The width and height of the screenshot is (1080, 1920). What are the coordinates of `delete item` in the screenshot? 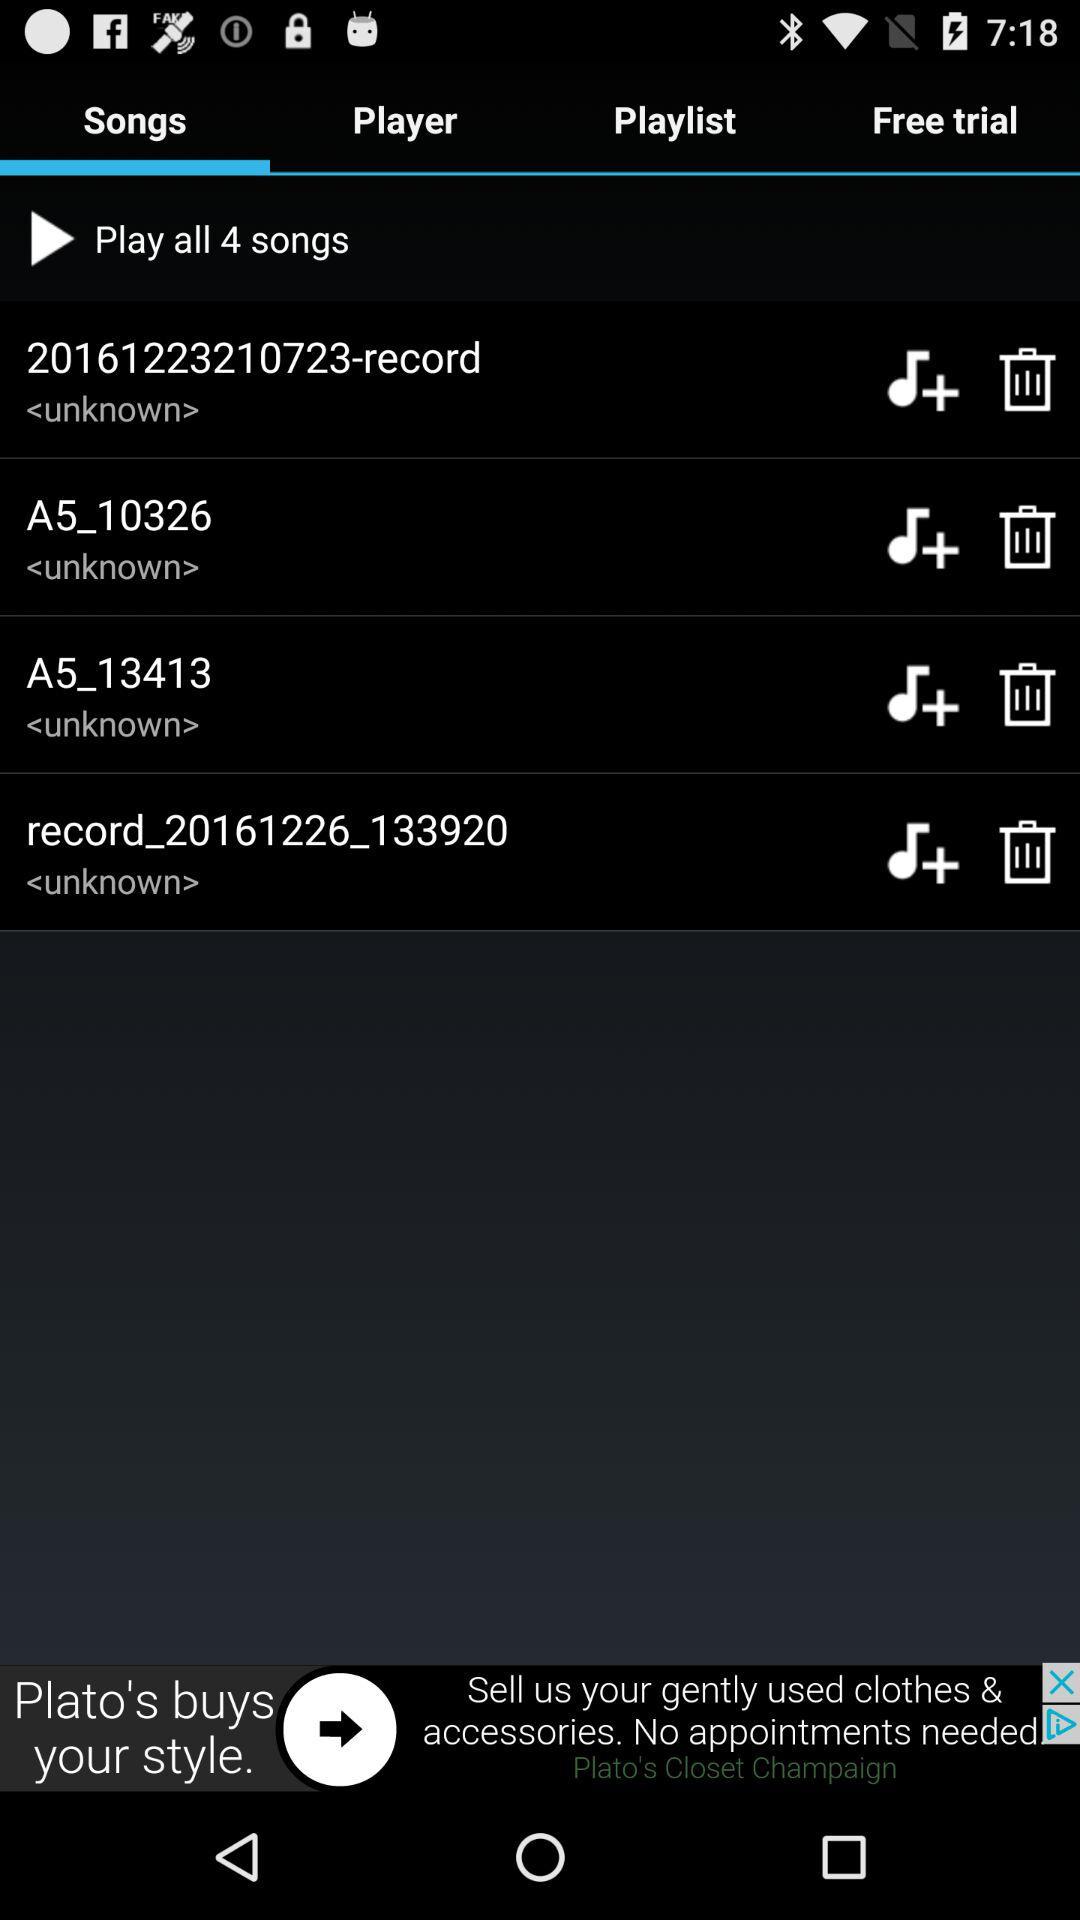 It's located at (1017, 379).